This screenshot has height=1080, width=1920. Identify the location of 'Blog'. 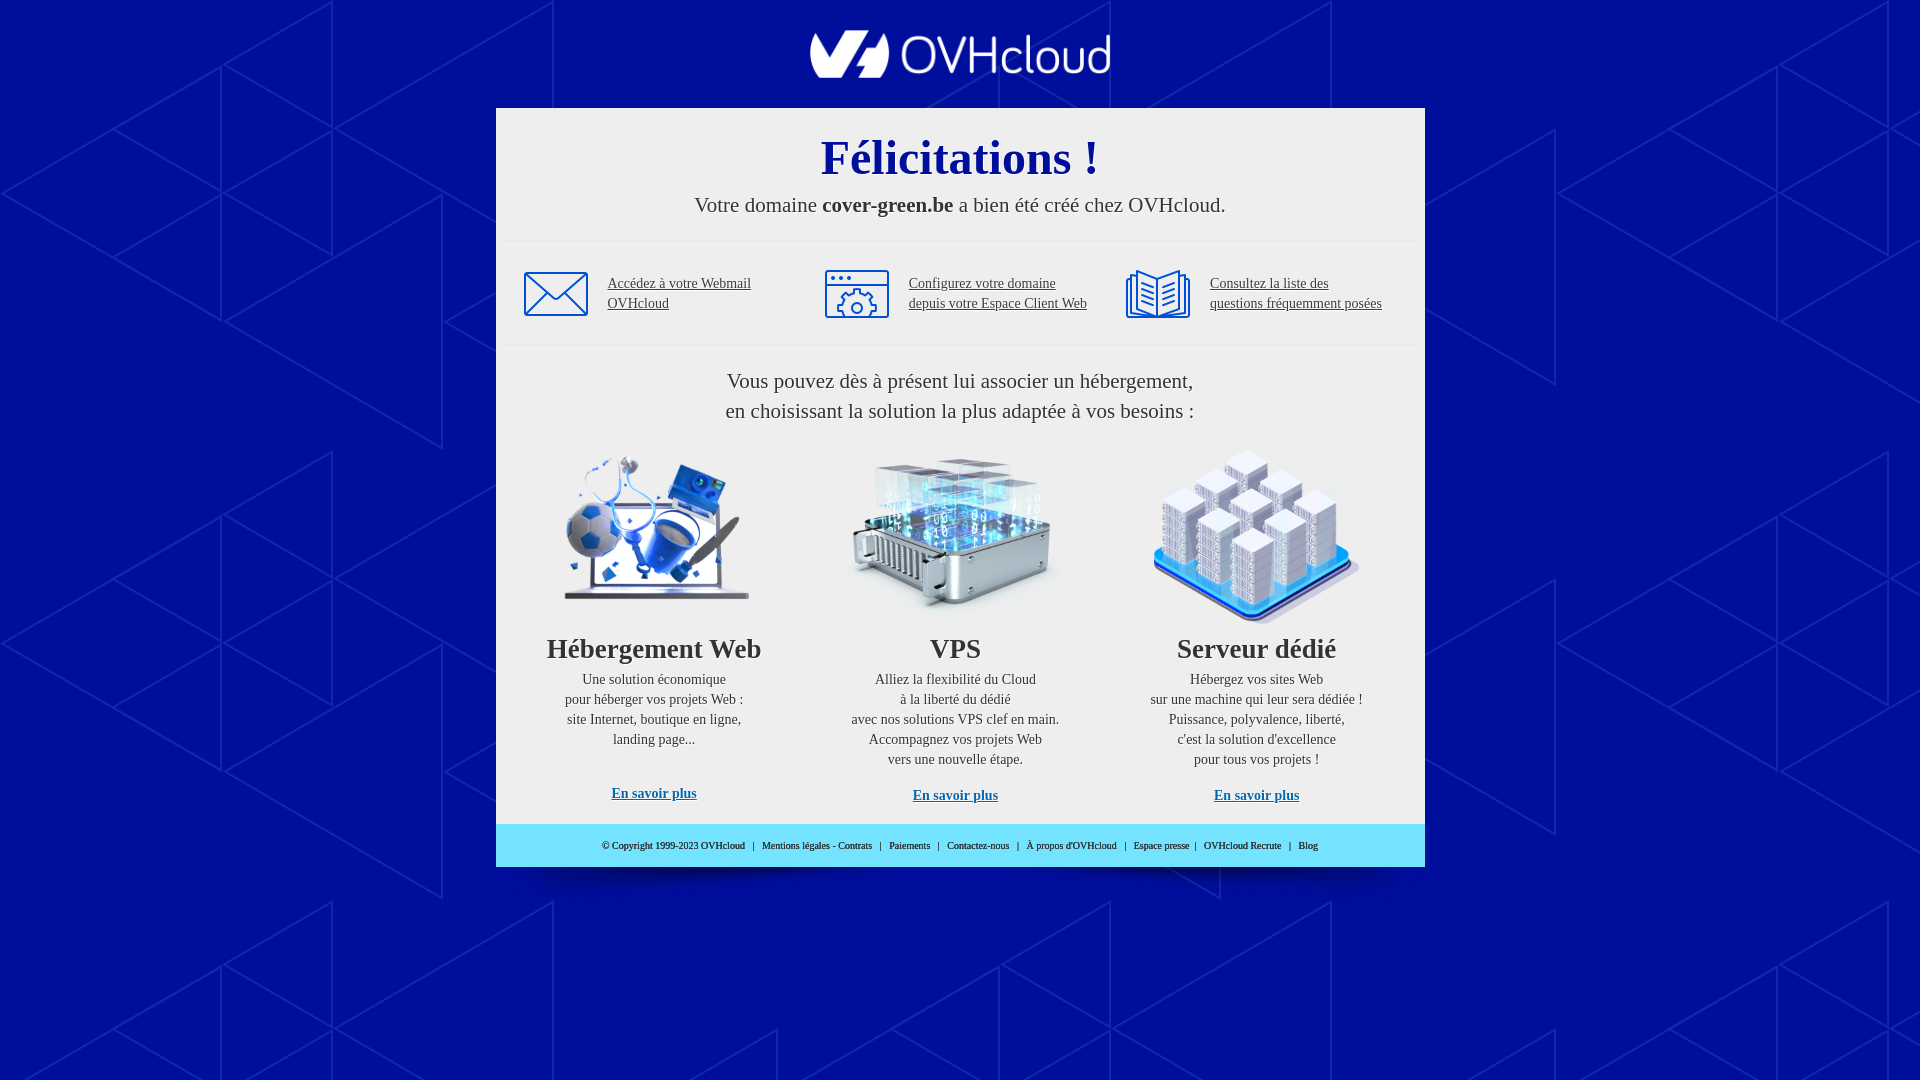
(1308, 845).